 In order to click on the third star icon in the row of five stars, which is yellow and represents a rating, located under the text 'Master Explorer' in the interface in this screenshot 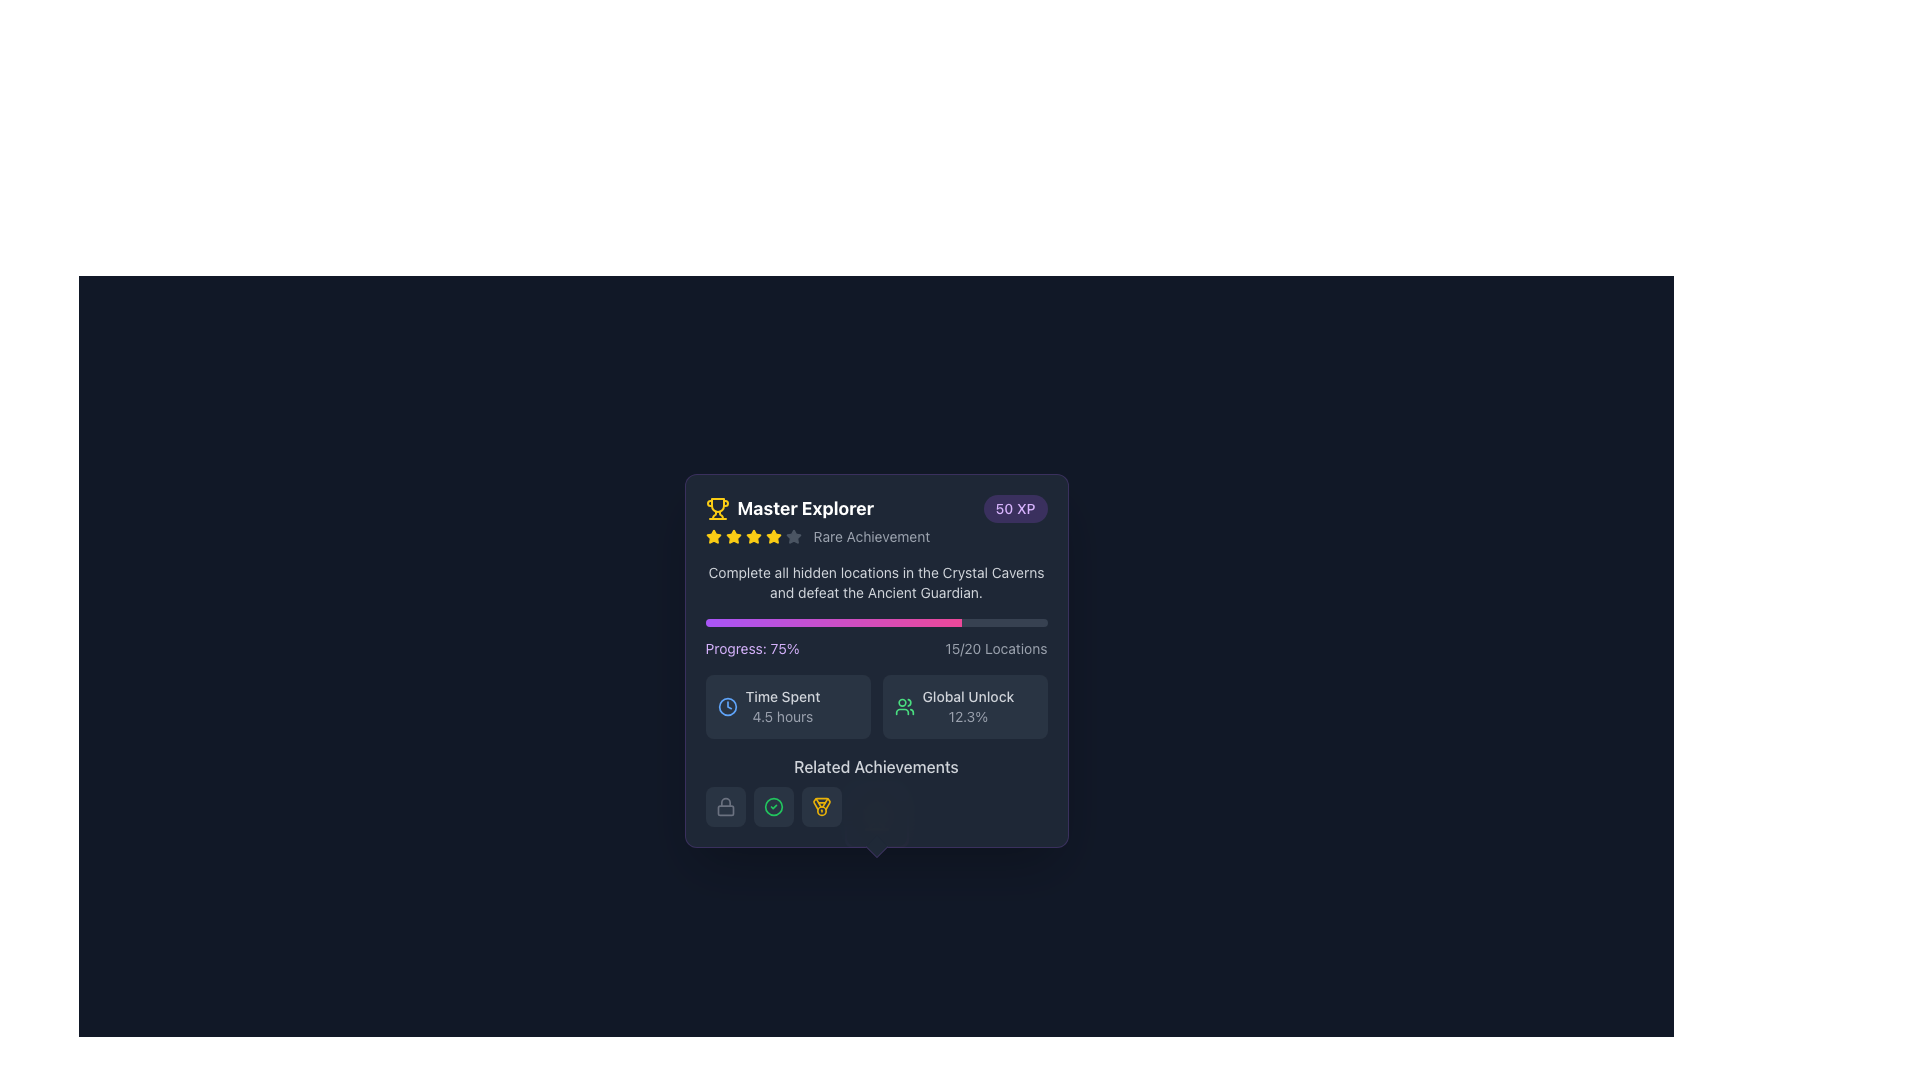, I will do `click(713, 535)`.